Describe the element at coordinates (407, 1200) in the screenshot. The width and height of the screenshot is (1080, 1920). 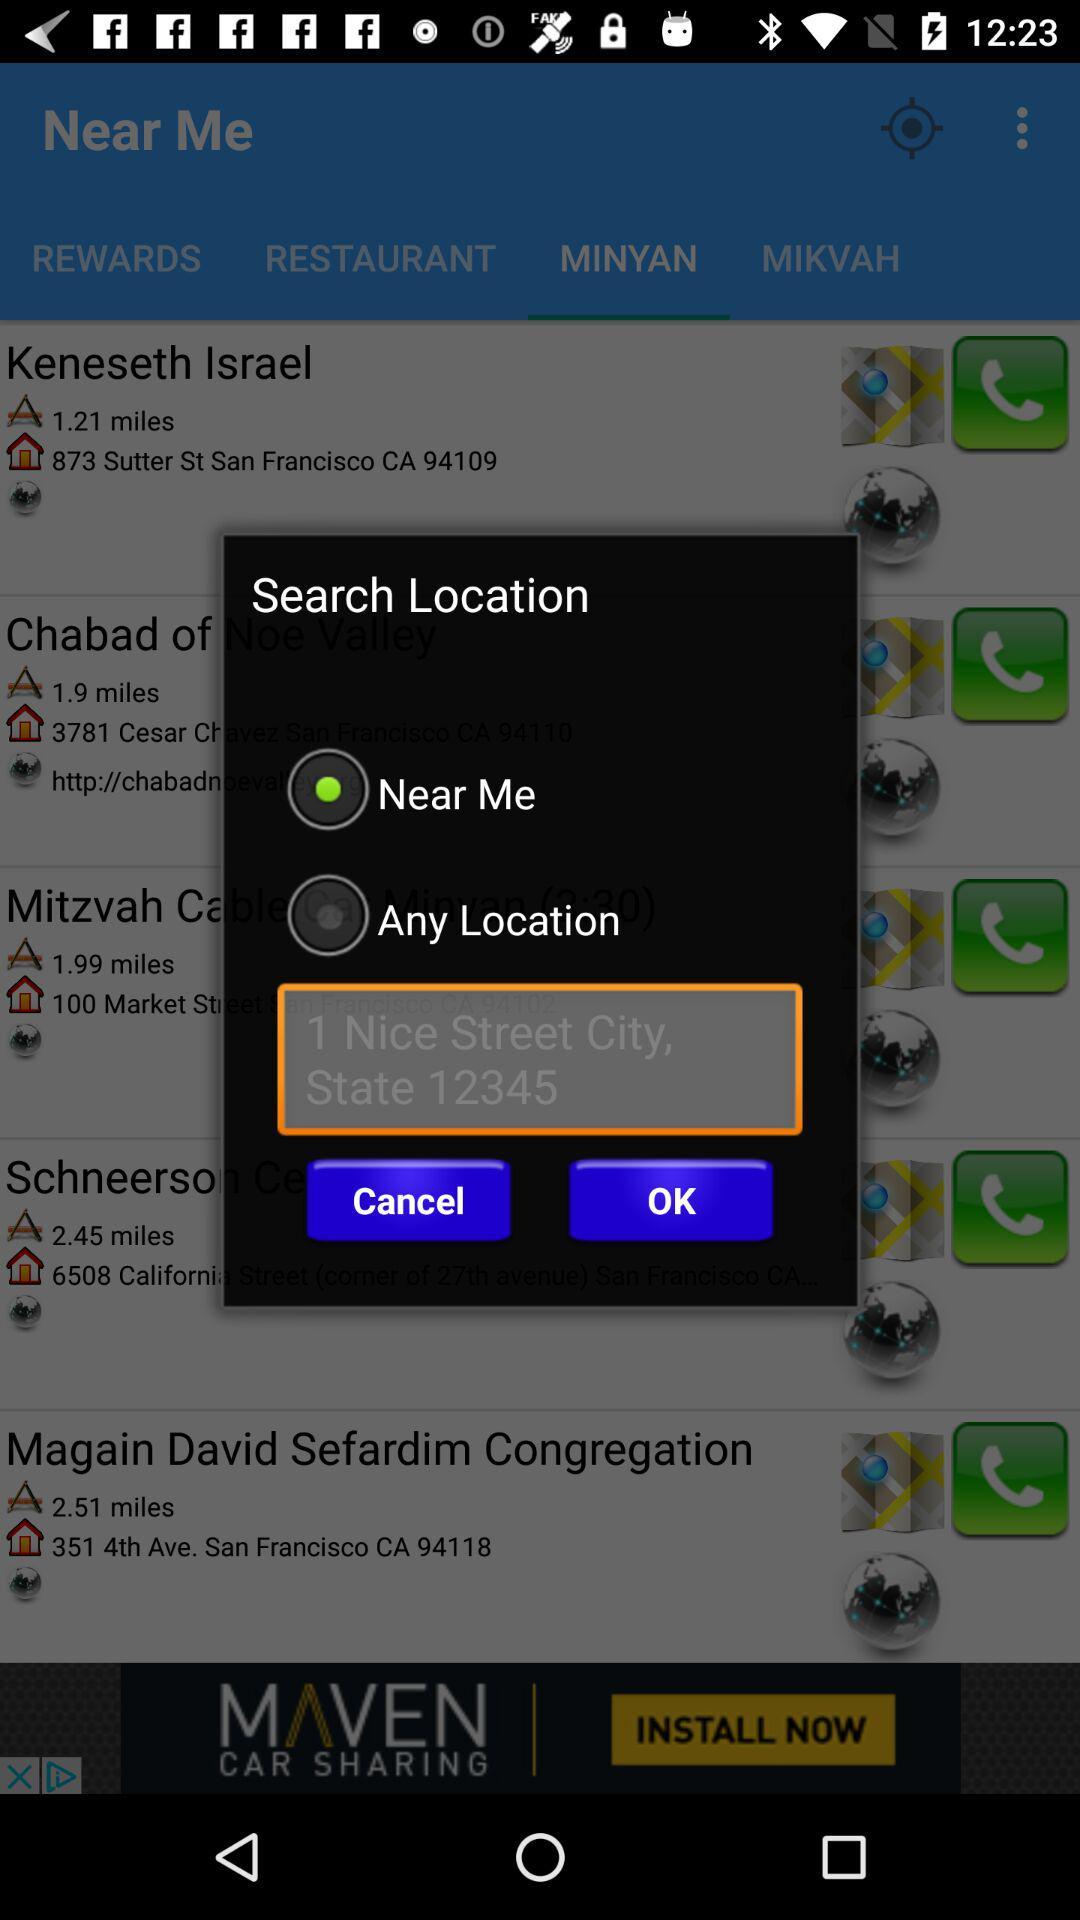
I see `the icon next to ok` at that location.